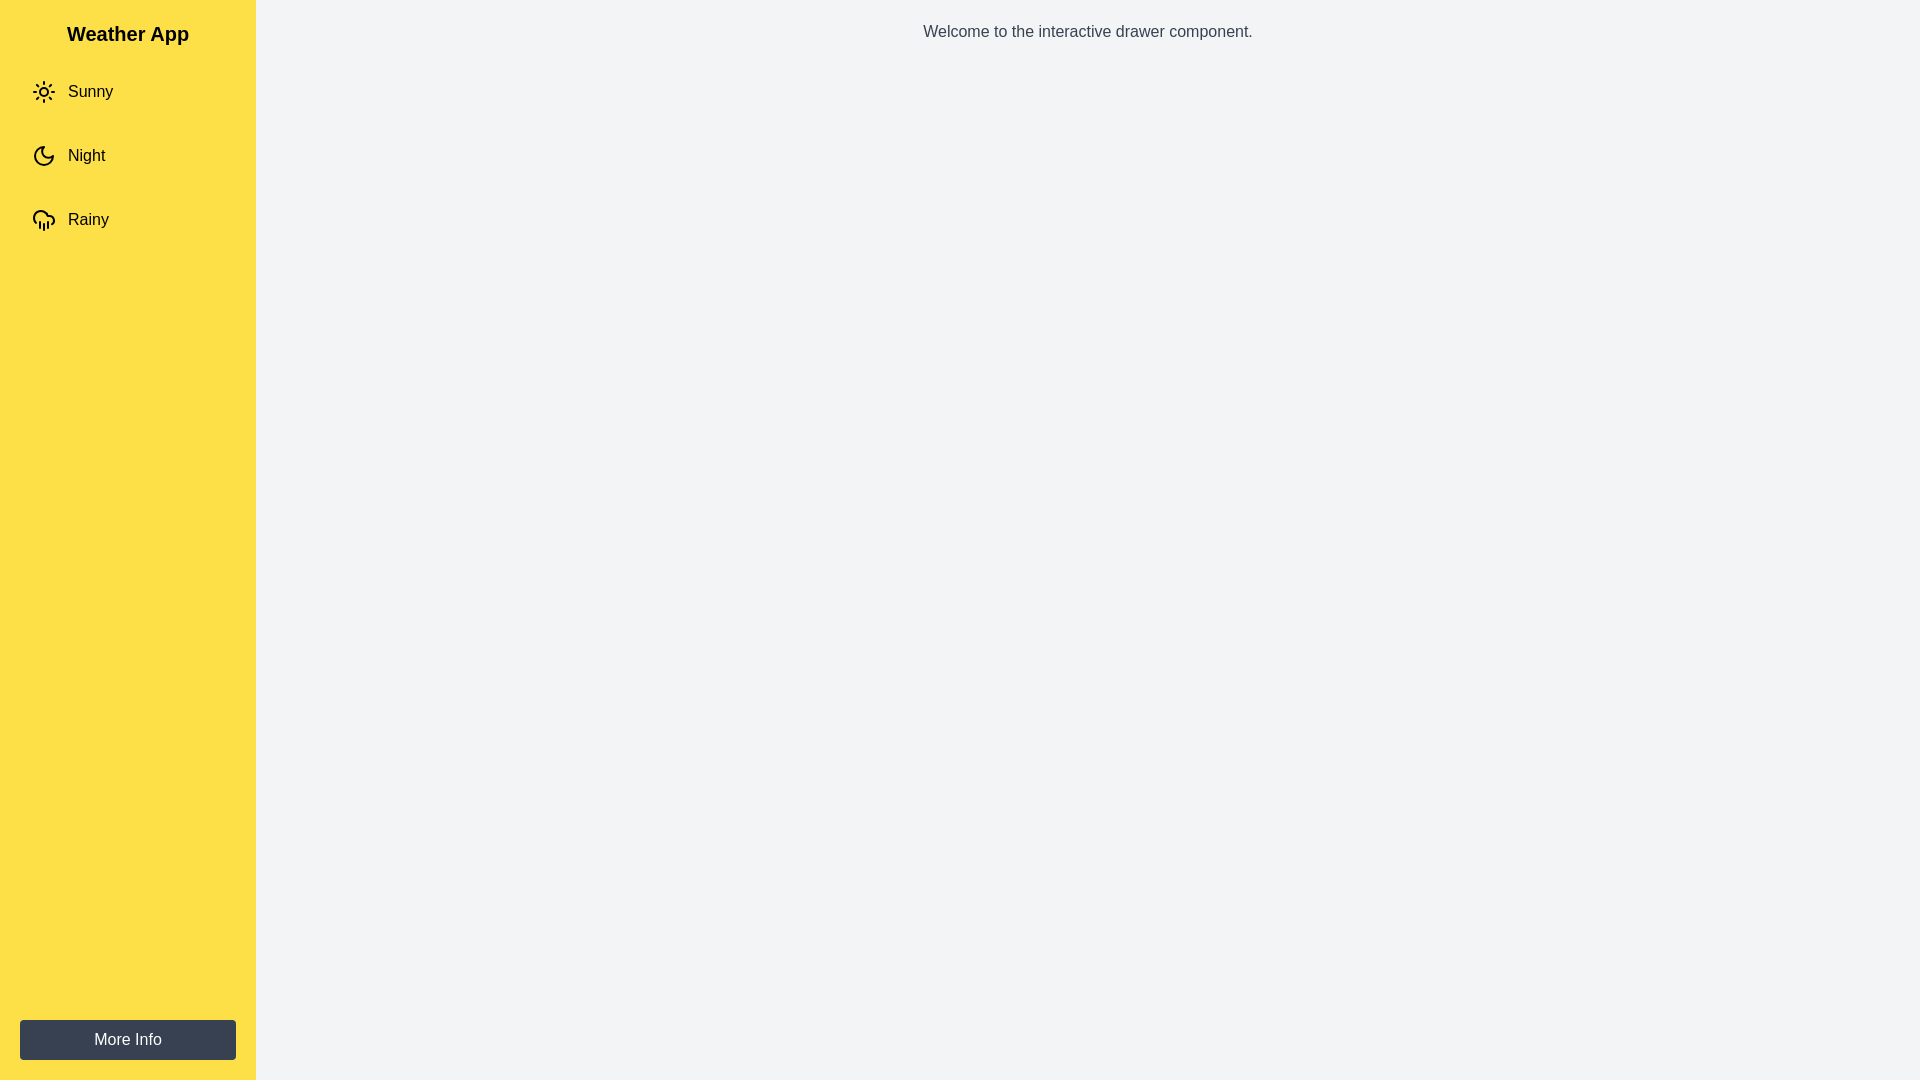 The height and width of the screenshot is (1080, 1920). Describe the element at coordinates (43, 92) in the screenshot. I see `the sun icon, which is a bold, minimalistic black circle with radiating lines, located at the top-left of the 'Weather App' sidebar` at that location.